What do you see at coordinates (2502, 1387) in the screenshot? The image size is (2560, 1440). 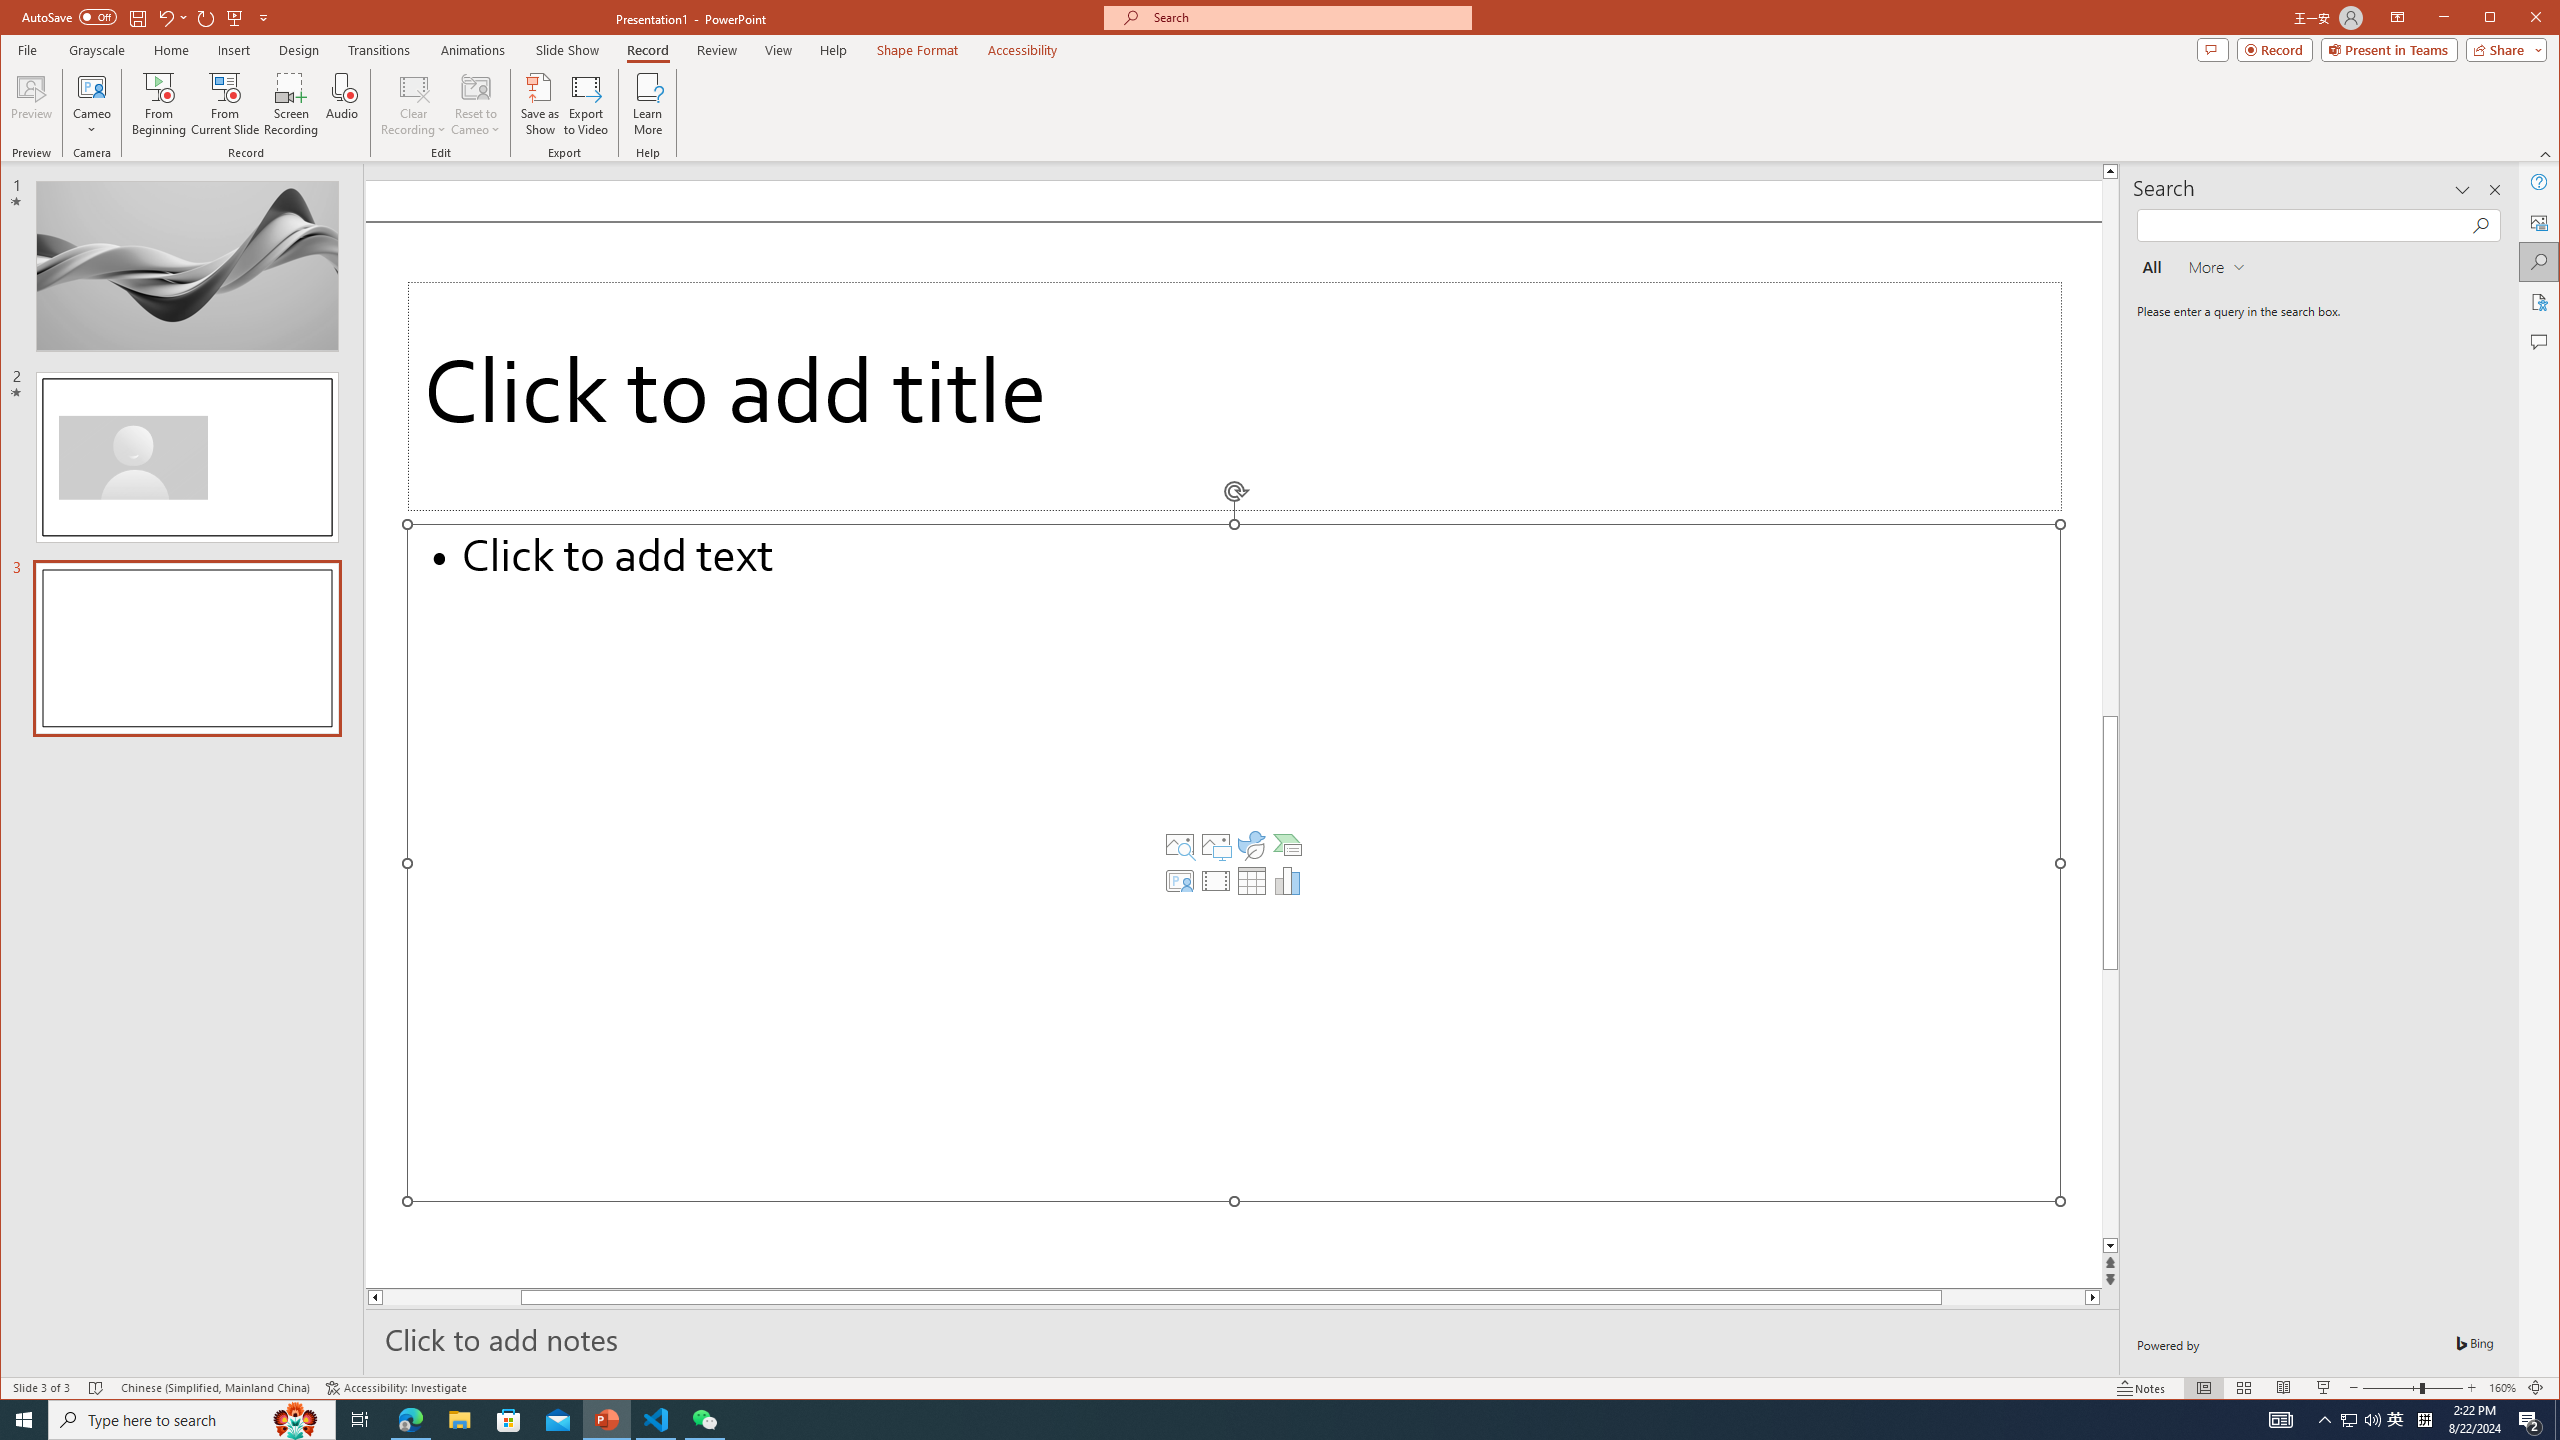 I see `'Zoom 160%'` at bounding box center [2502, 1387].